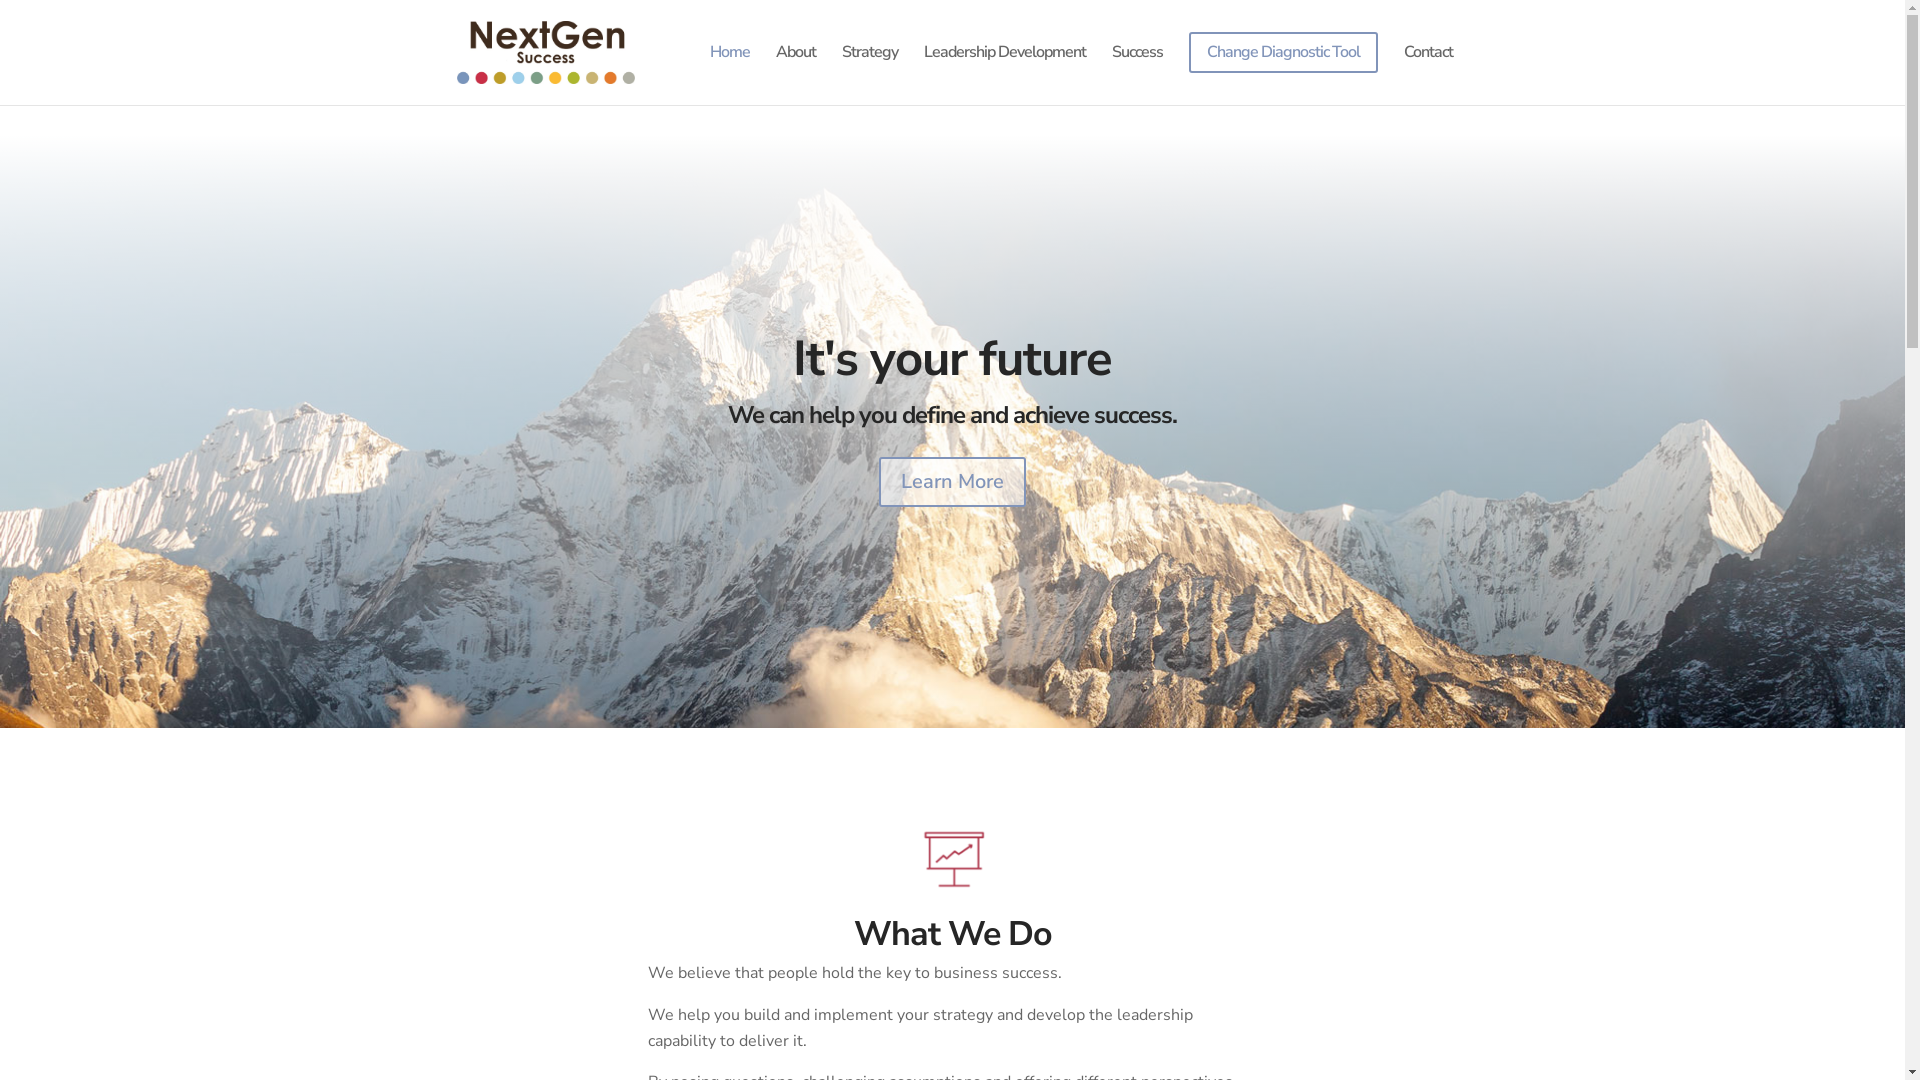 The image size is (1920, 1080). I want to click on 'About', so click(795, 67).